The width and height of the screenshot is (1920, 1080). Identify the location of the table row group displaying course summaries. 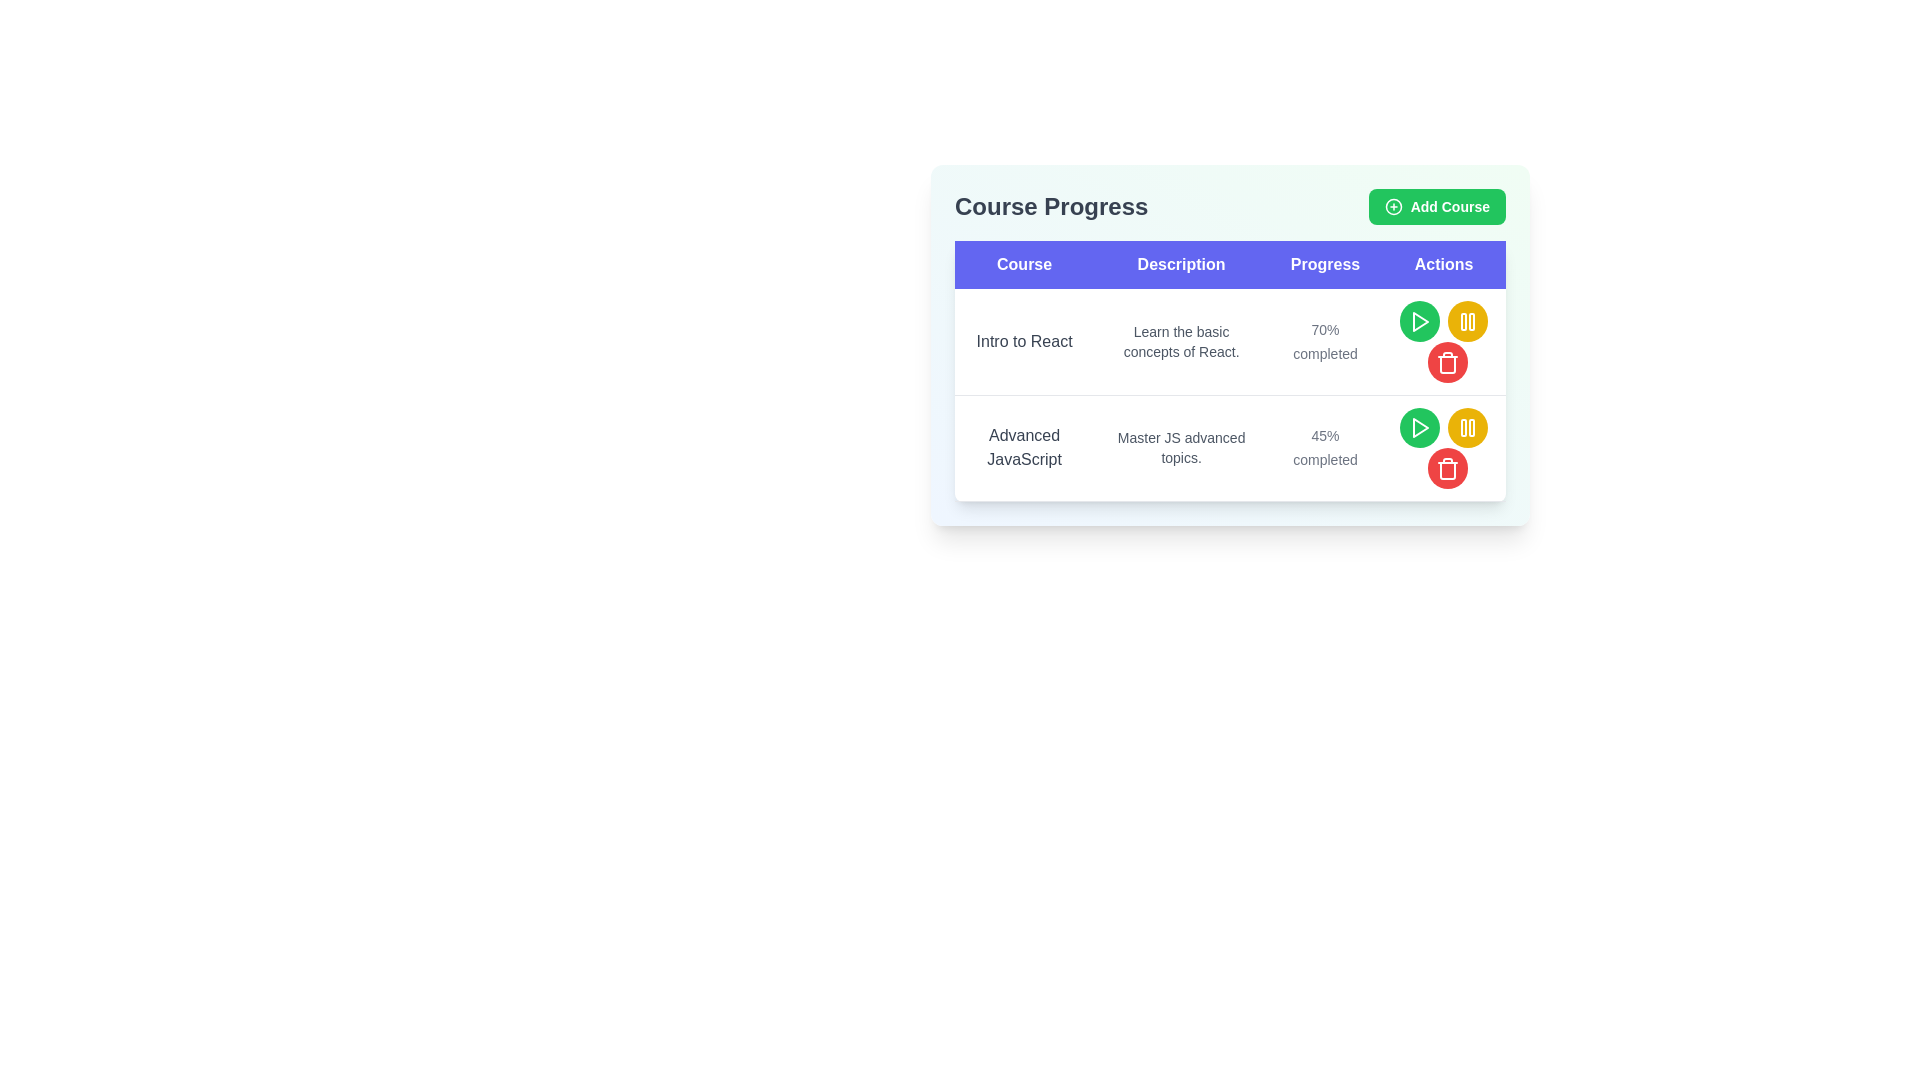
(1229, 395).